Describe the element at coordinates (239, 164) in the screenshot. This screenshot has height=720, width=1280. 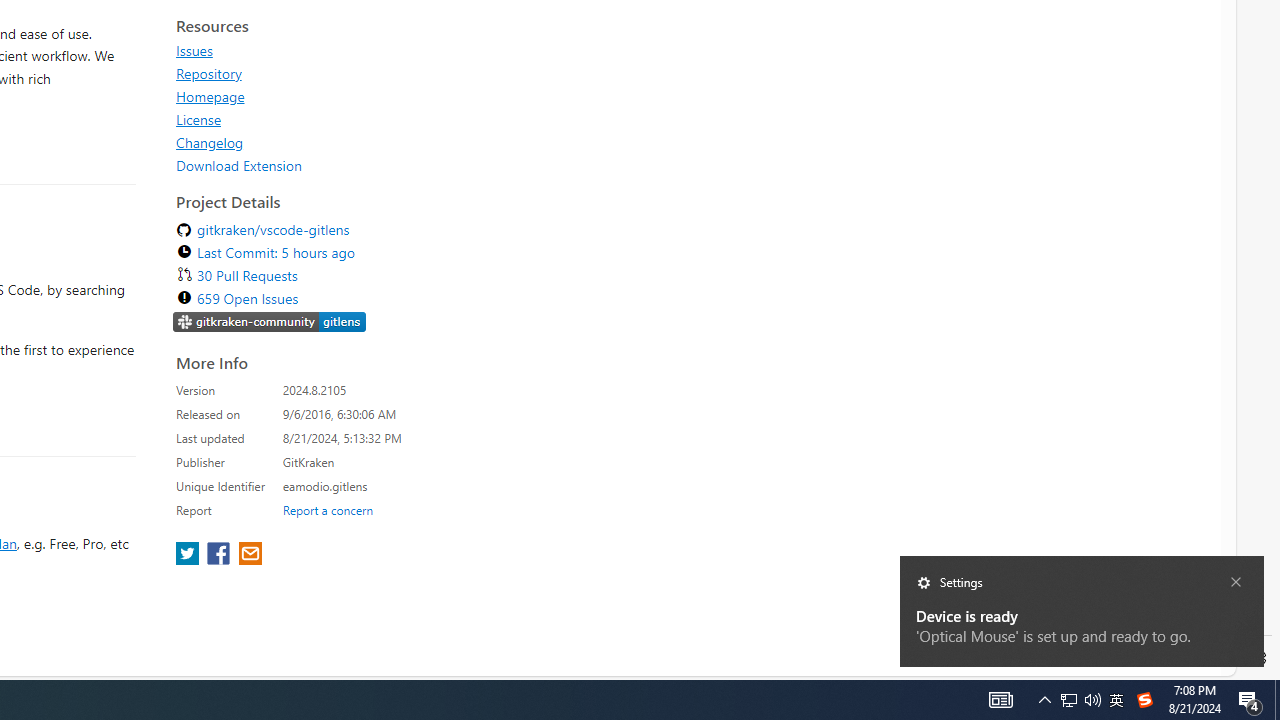
I see `'Download Extension'` at that location.